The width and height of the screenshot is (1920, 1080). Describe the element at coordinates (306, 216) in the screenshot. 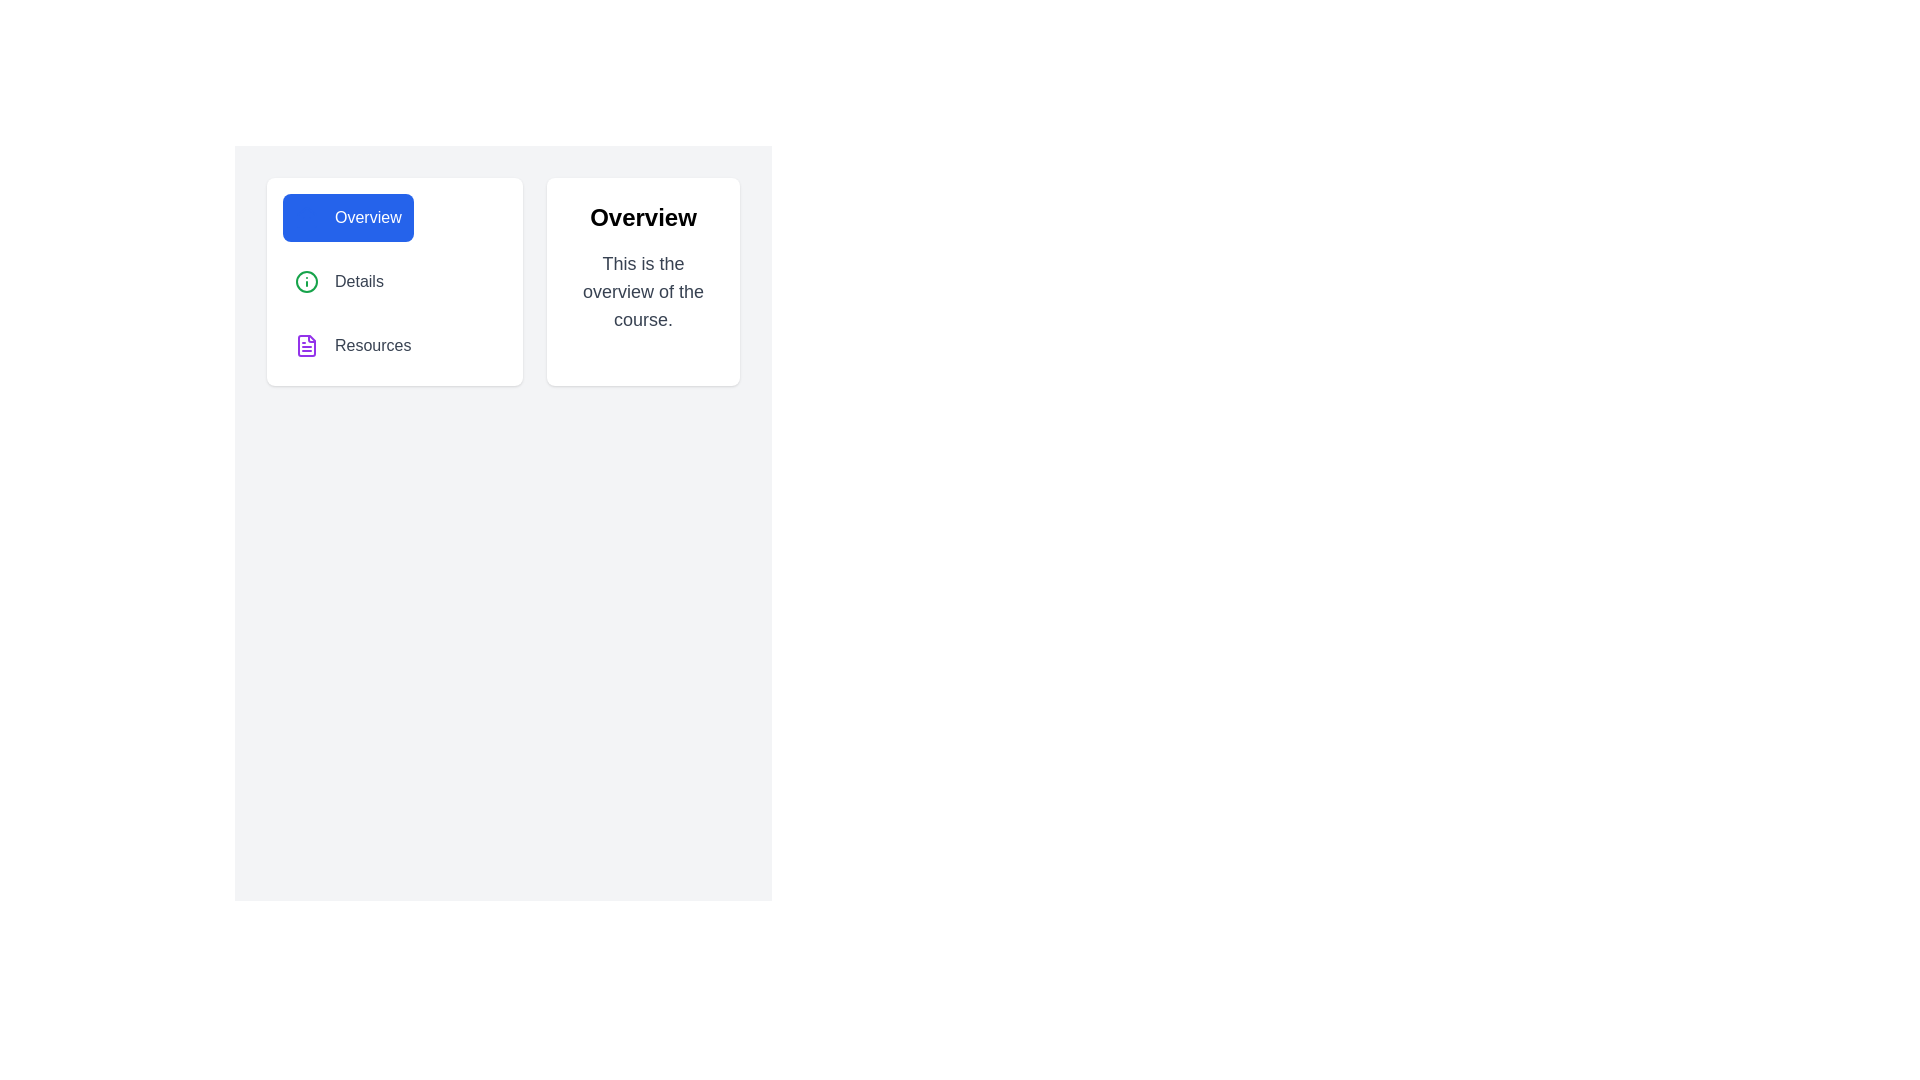

I see `the house icon SVG element located inside a blue rectangular button, positioned above the text 'Overview' in the first card of the grid layout` at that location.